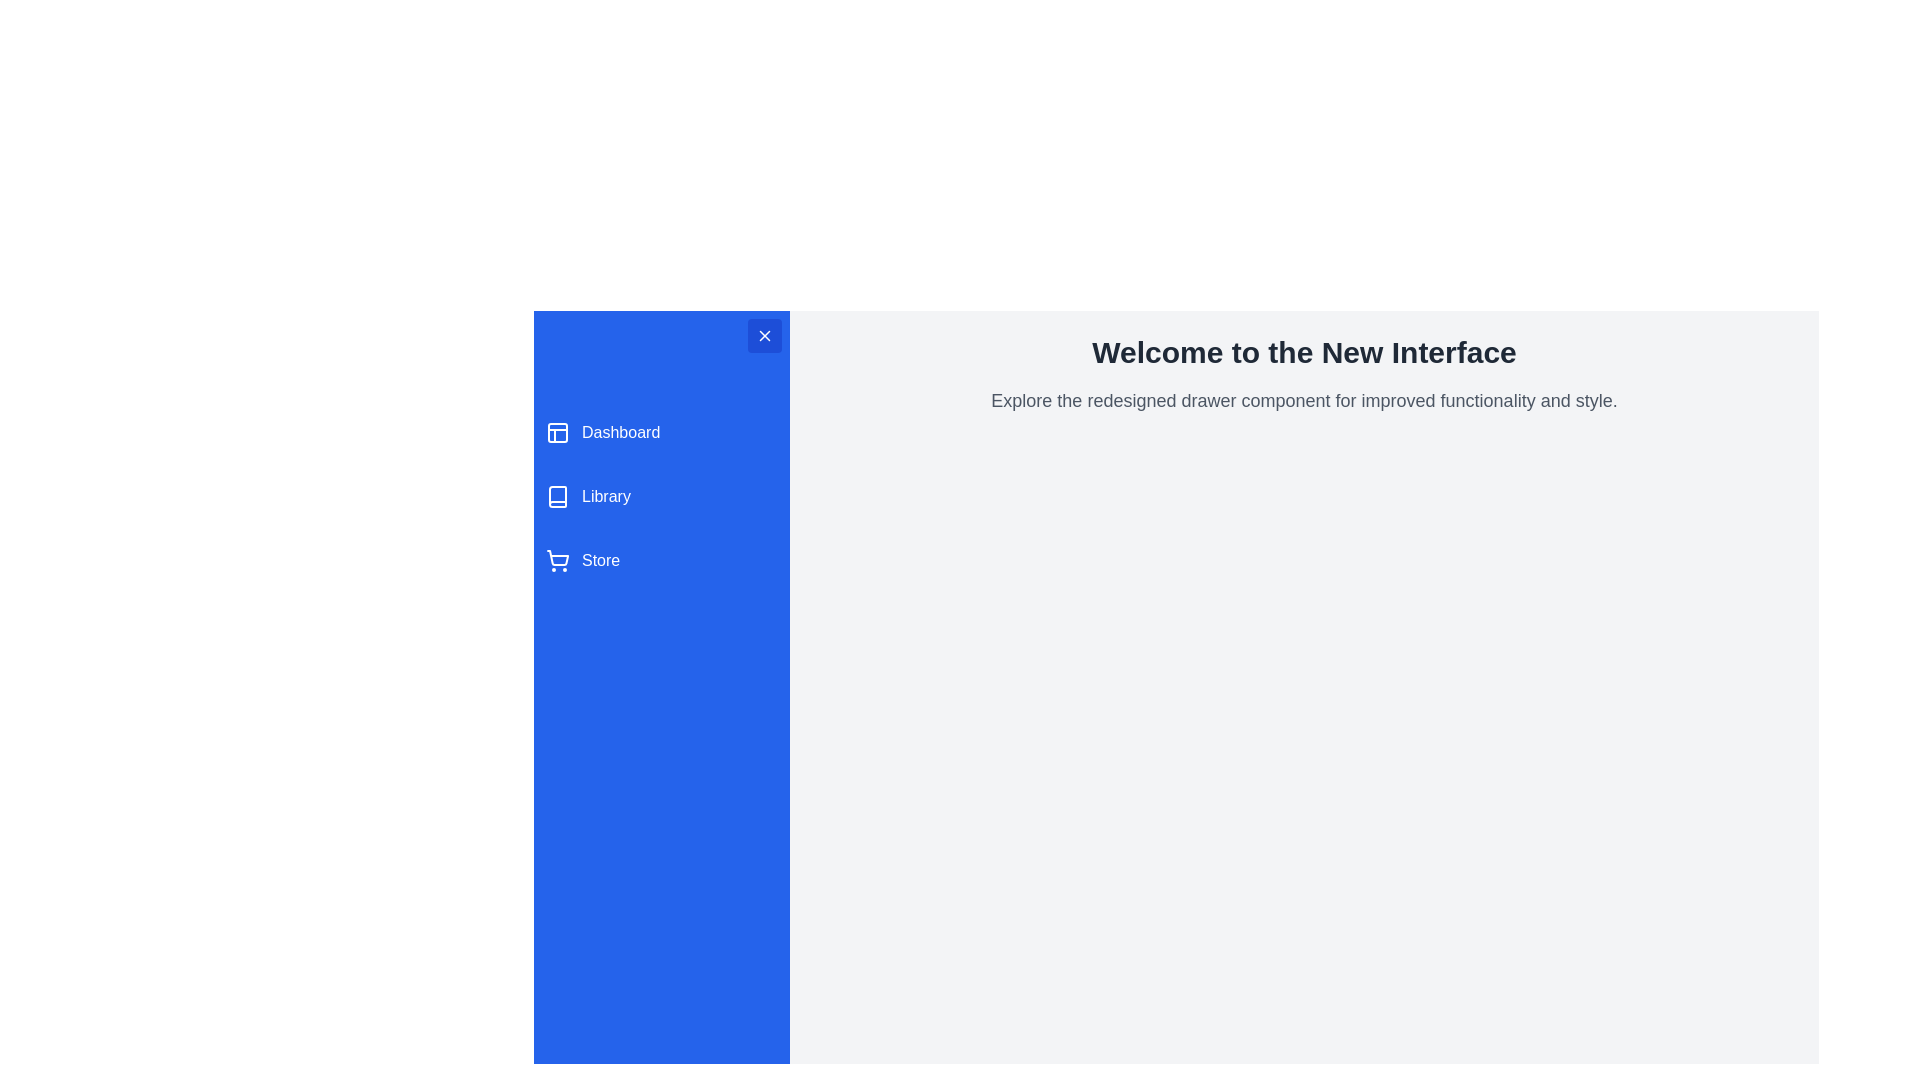 Image resolution: width=1920 pixels, height=1080 pixels. I want to click on the 'X' icon with a blue circular background in the upper right corner of the blue sidebar, so click(763, 334).